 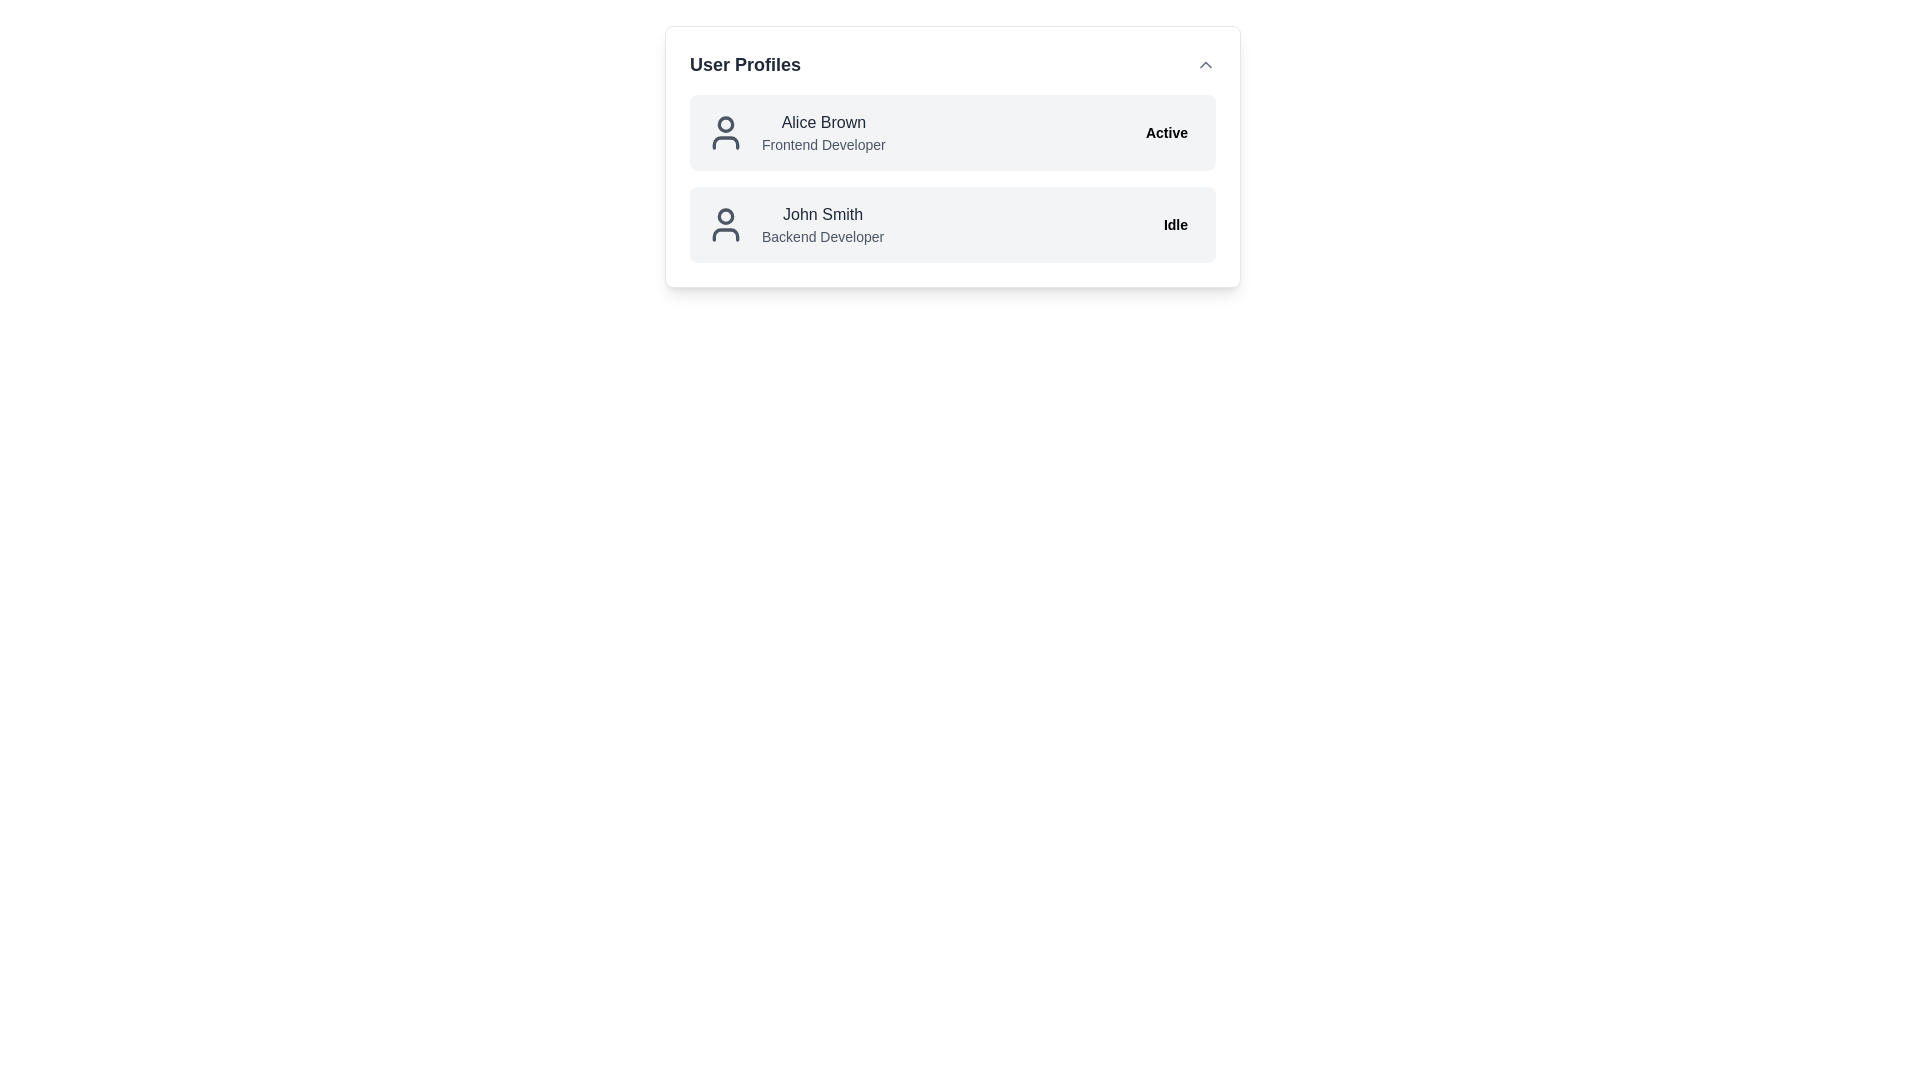 I want to click on the text label displaying 'Alice Brown' in the user profile, which is centrally aligned at the top section of the user profile card, so click(x=823, y=123).